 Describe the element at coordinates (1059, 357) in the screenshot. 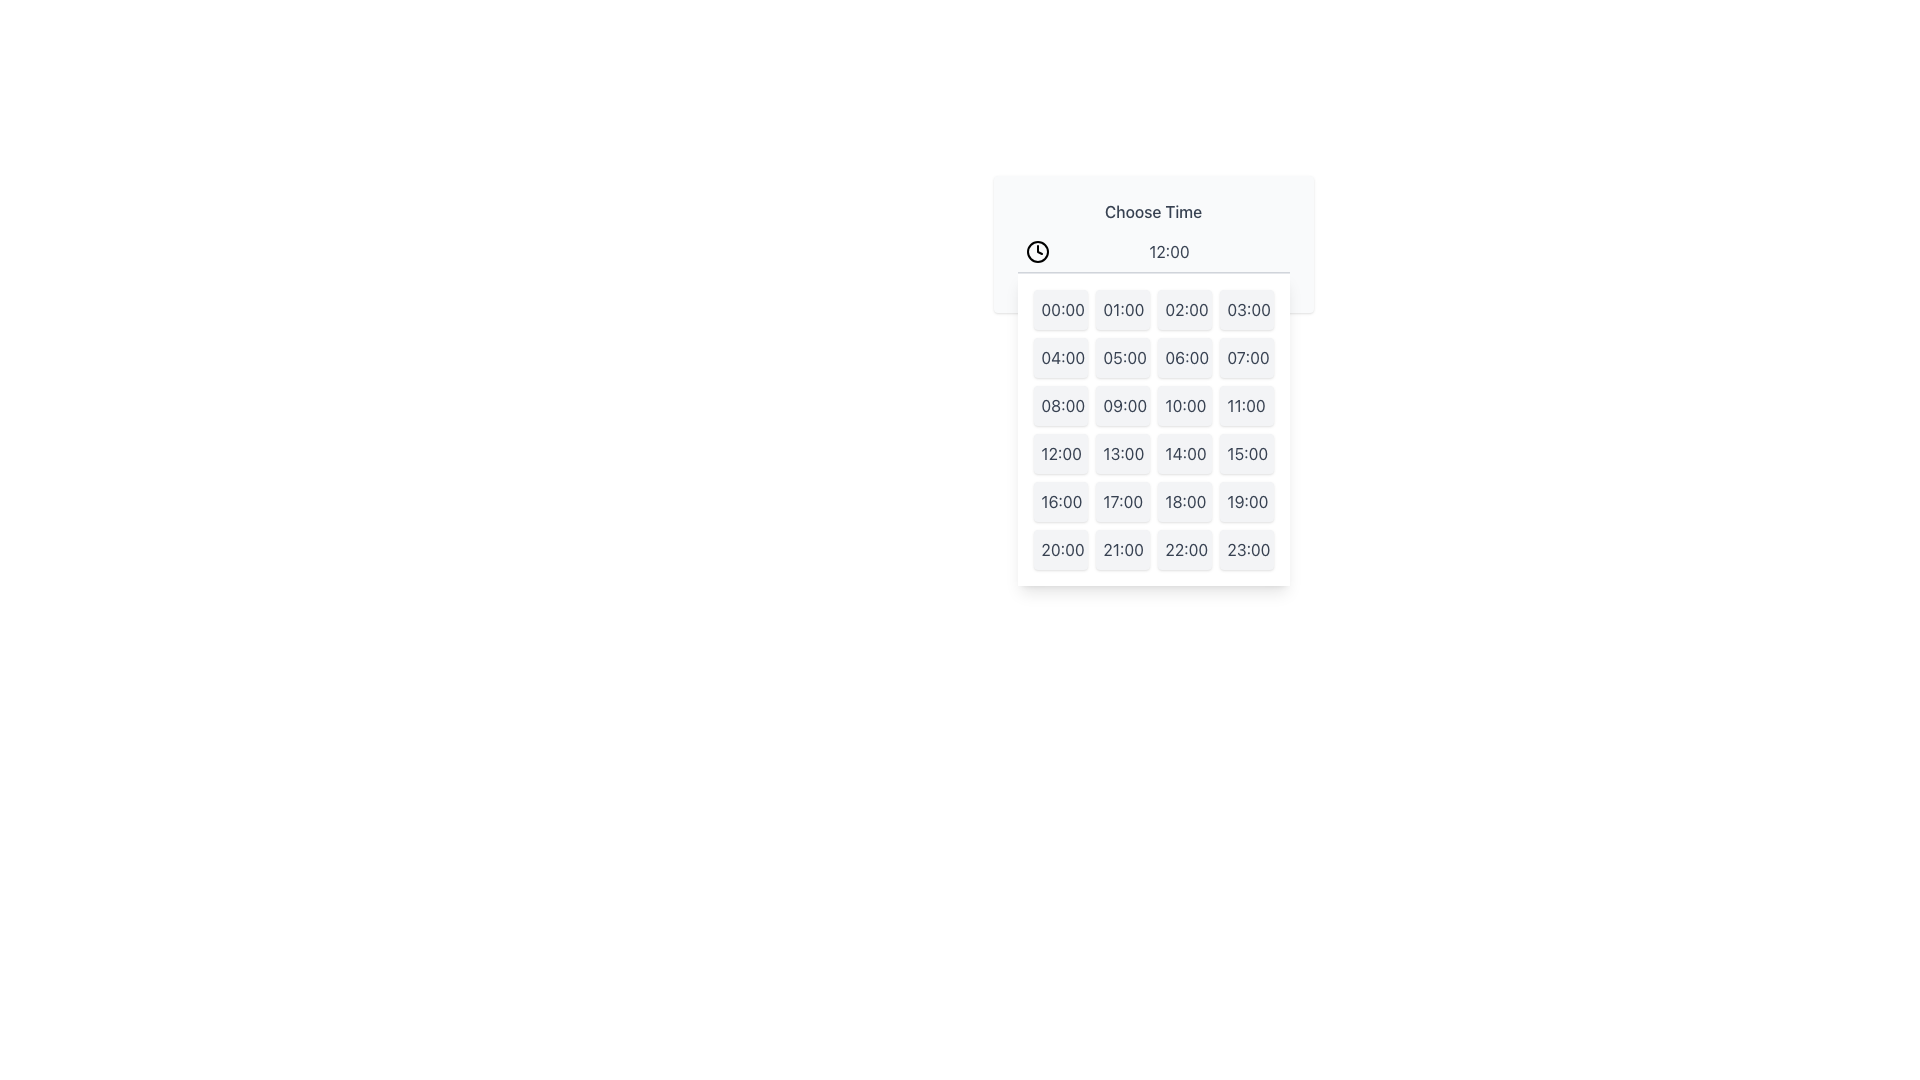

I see `the button in the grid layout` at that location.